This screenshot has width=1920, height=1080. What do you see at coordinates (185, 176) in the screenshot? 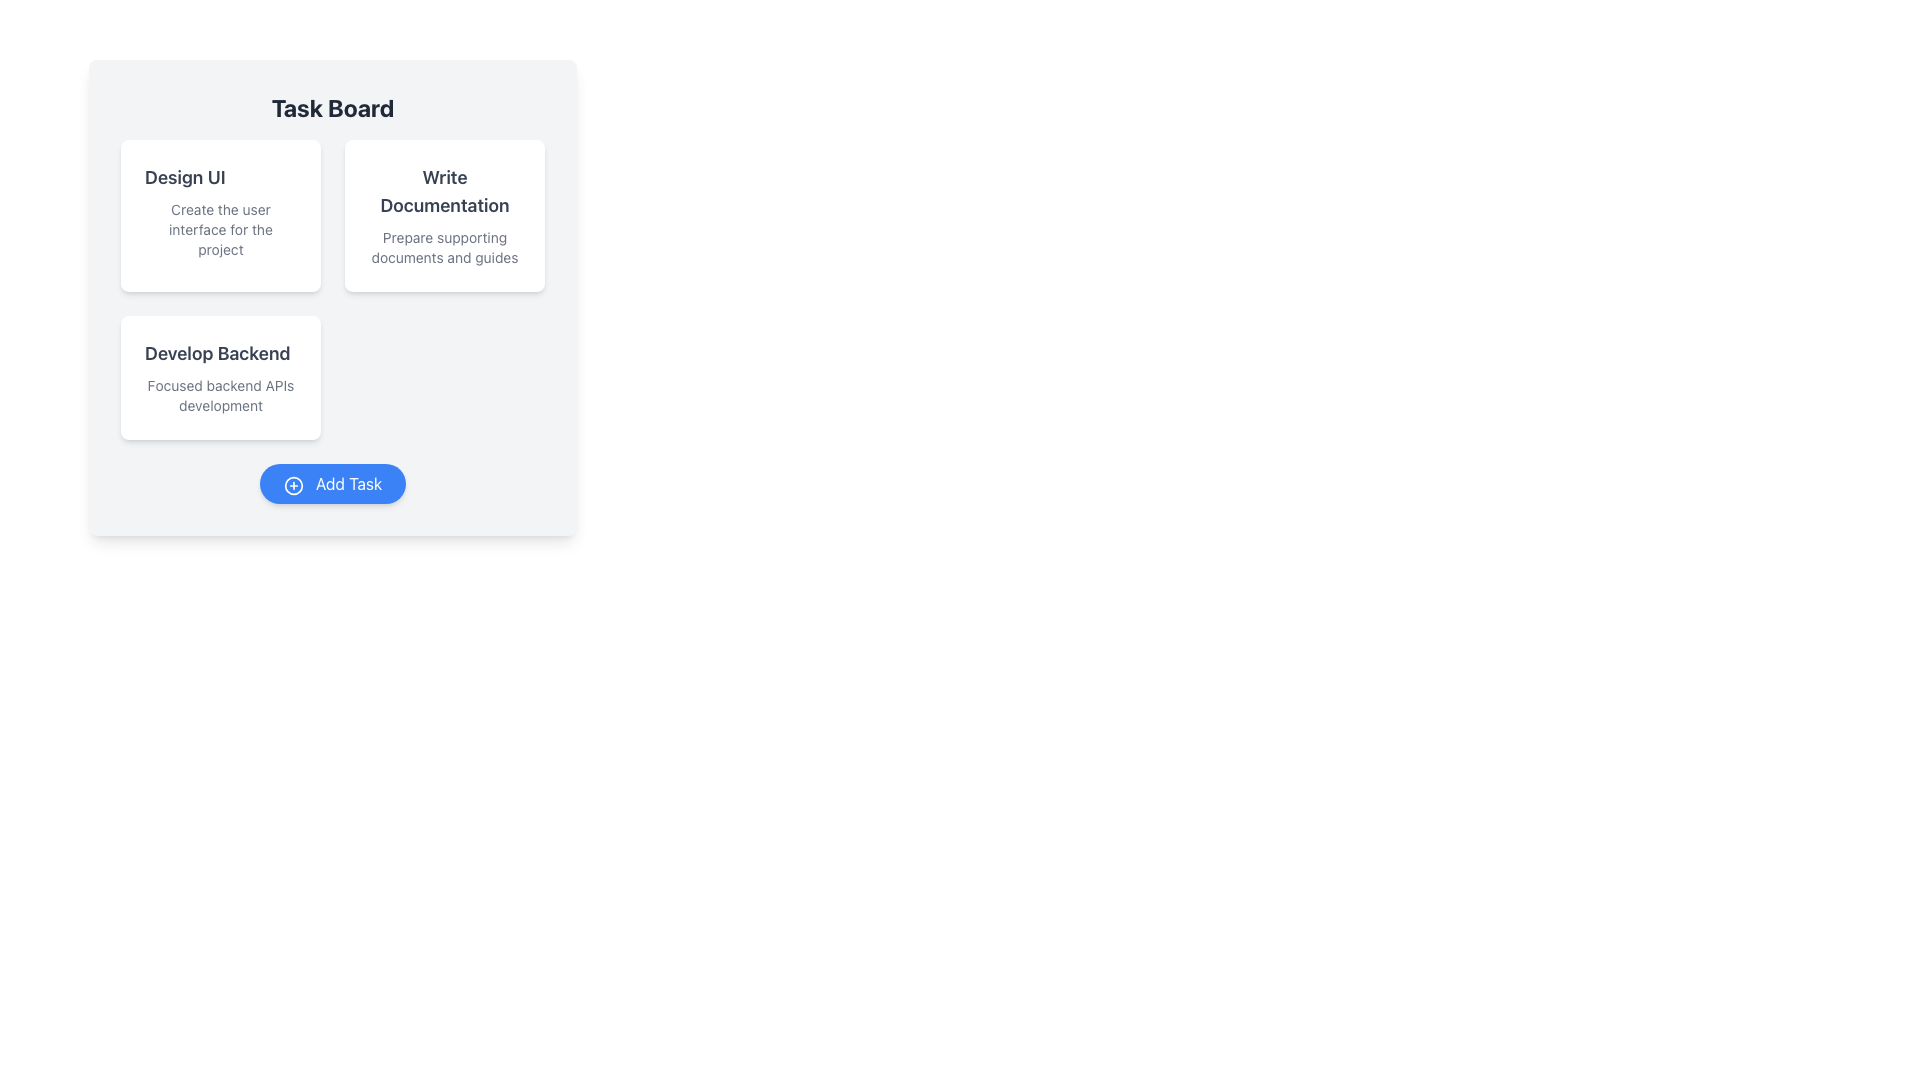
I see `text from the Text Label located in the top-left card of the 2x2 grid, which summarizes the card's content` at bounding box center [185, 176].